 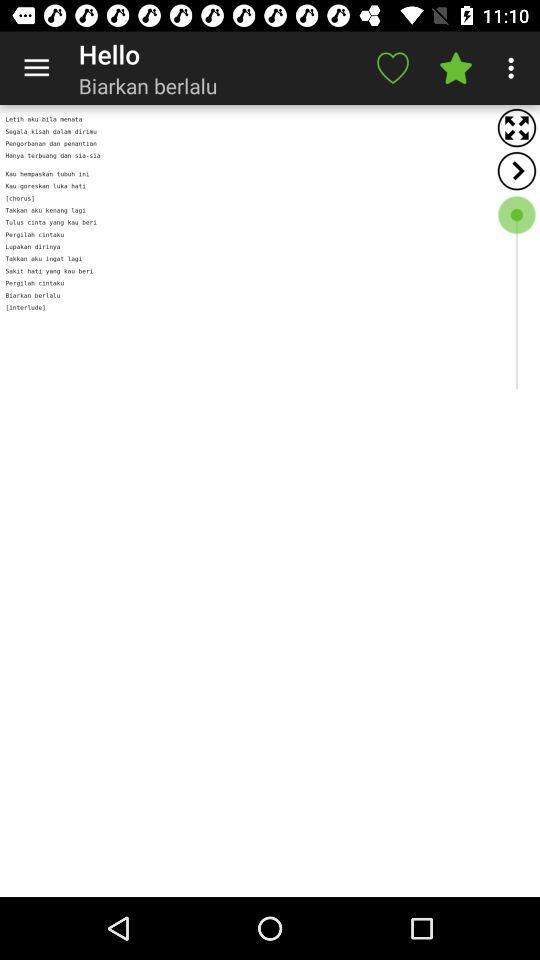 What do you see at coordinates (516, 170) in the screenshot?
I see `back` at bounding box center [516, 170].